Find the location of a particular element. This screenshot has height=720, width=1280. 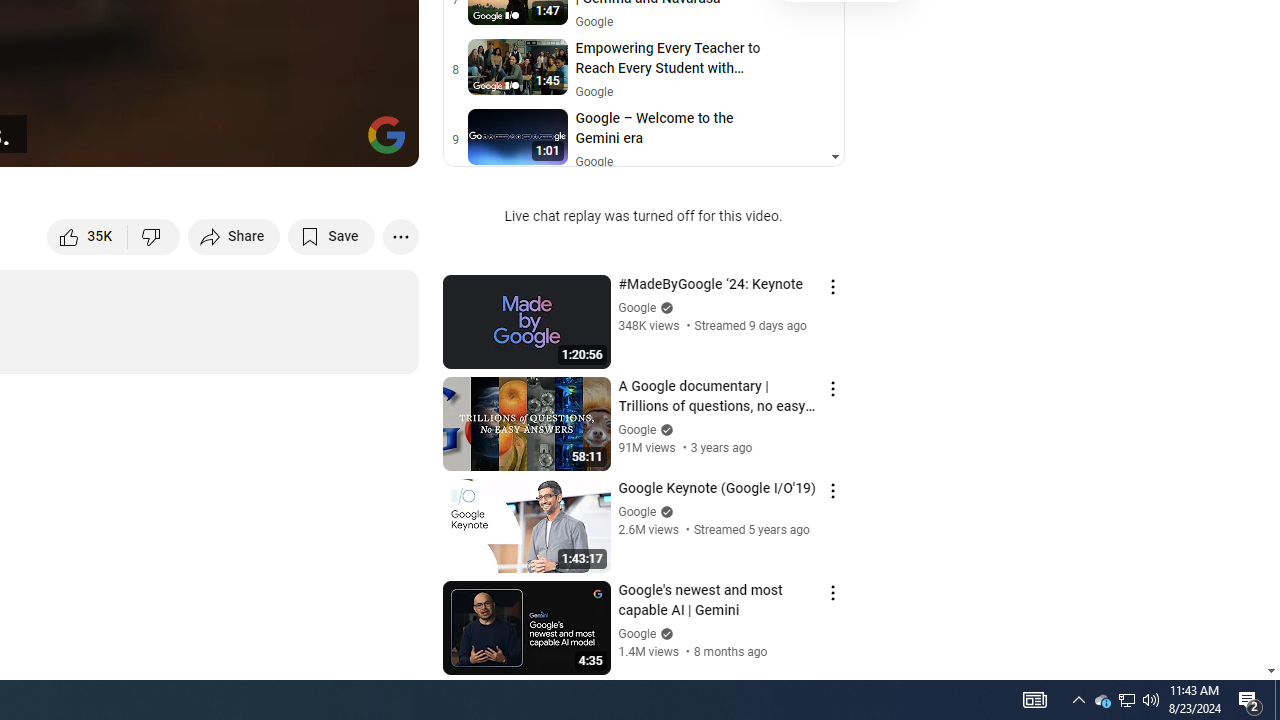

'Action menu' is located at coordinates (832, 591).